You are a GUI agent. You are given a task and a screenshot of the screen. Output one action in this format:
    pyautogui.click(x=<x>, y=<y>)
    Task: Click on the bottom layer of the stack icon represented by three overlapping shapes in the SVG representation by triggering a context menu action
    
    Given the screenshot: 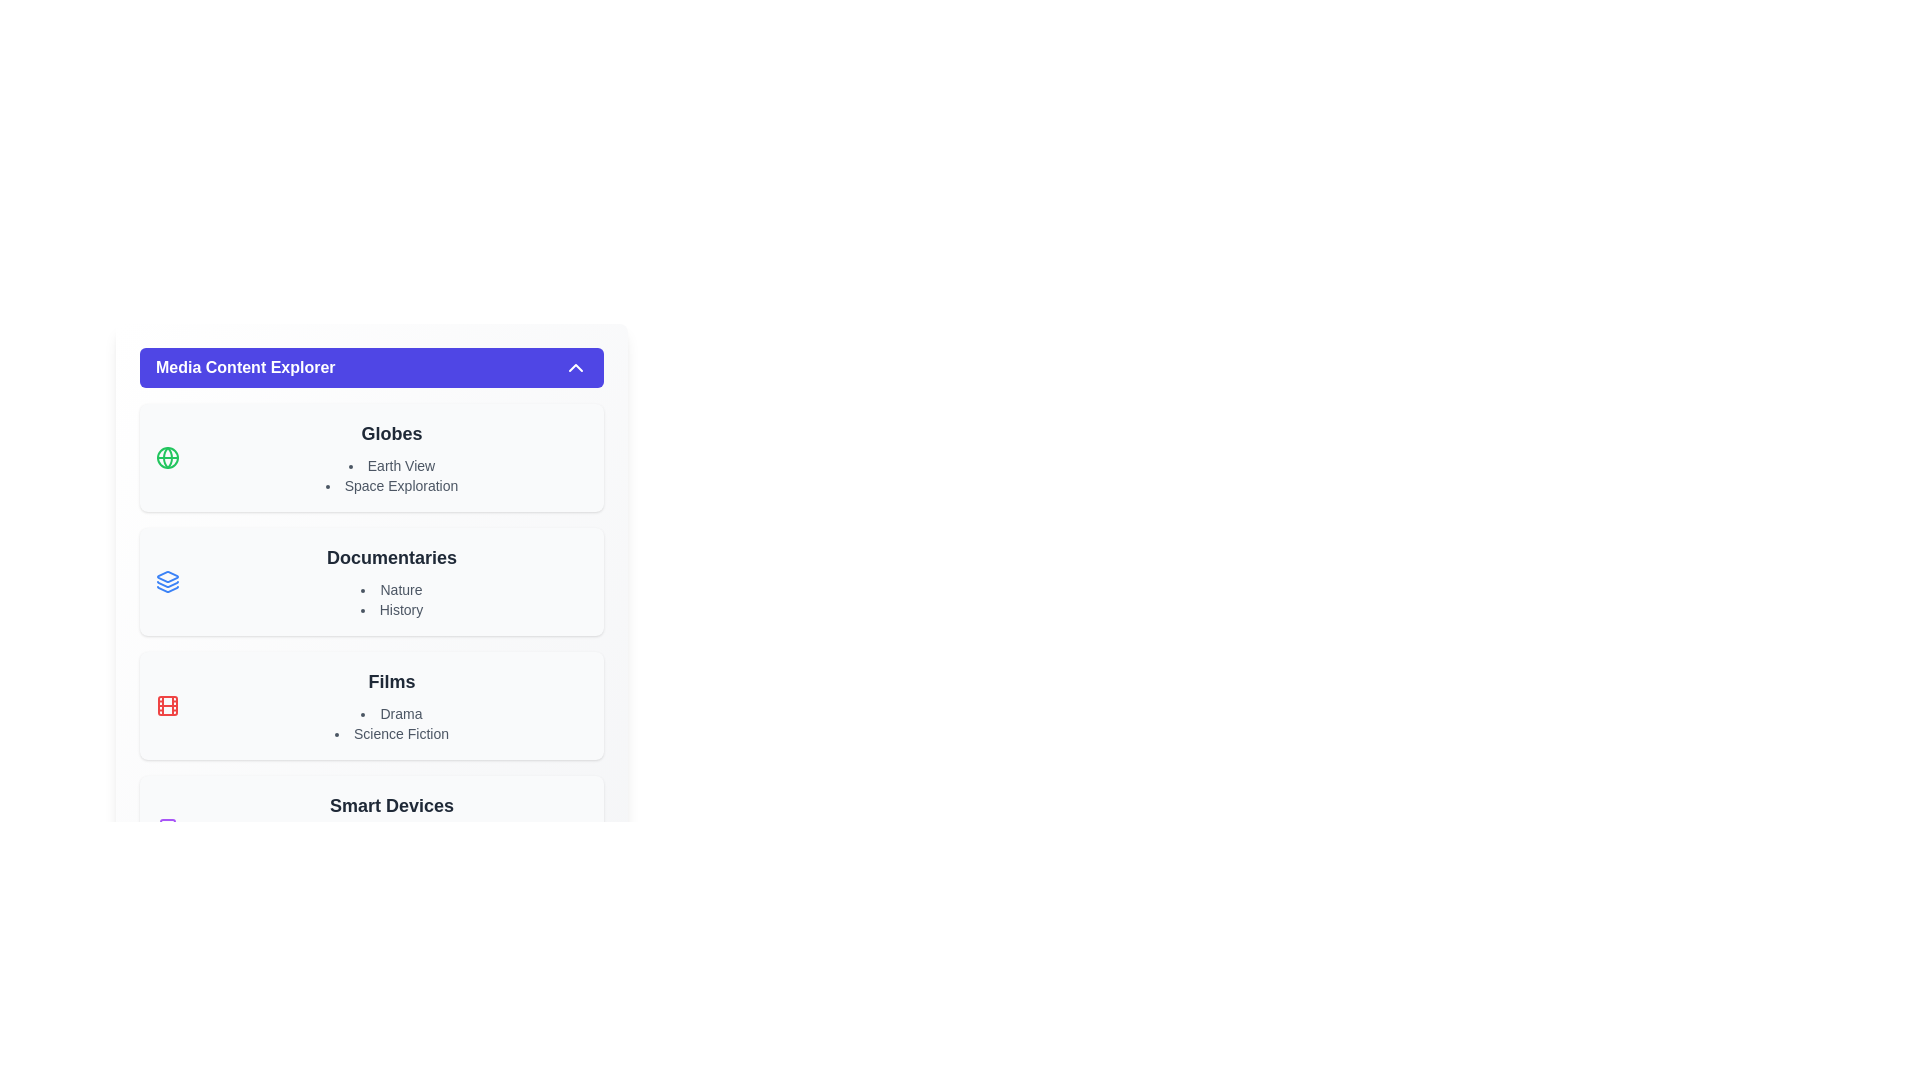 What is the action you would take?
    pyautogui.click(x=168, y=588)
    